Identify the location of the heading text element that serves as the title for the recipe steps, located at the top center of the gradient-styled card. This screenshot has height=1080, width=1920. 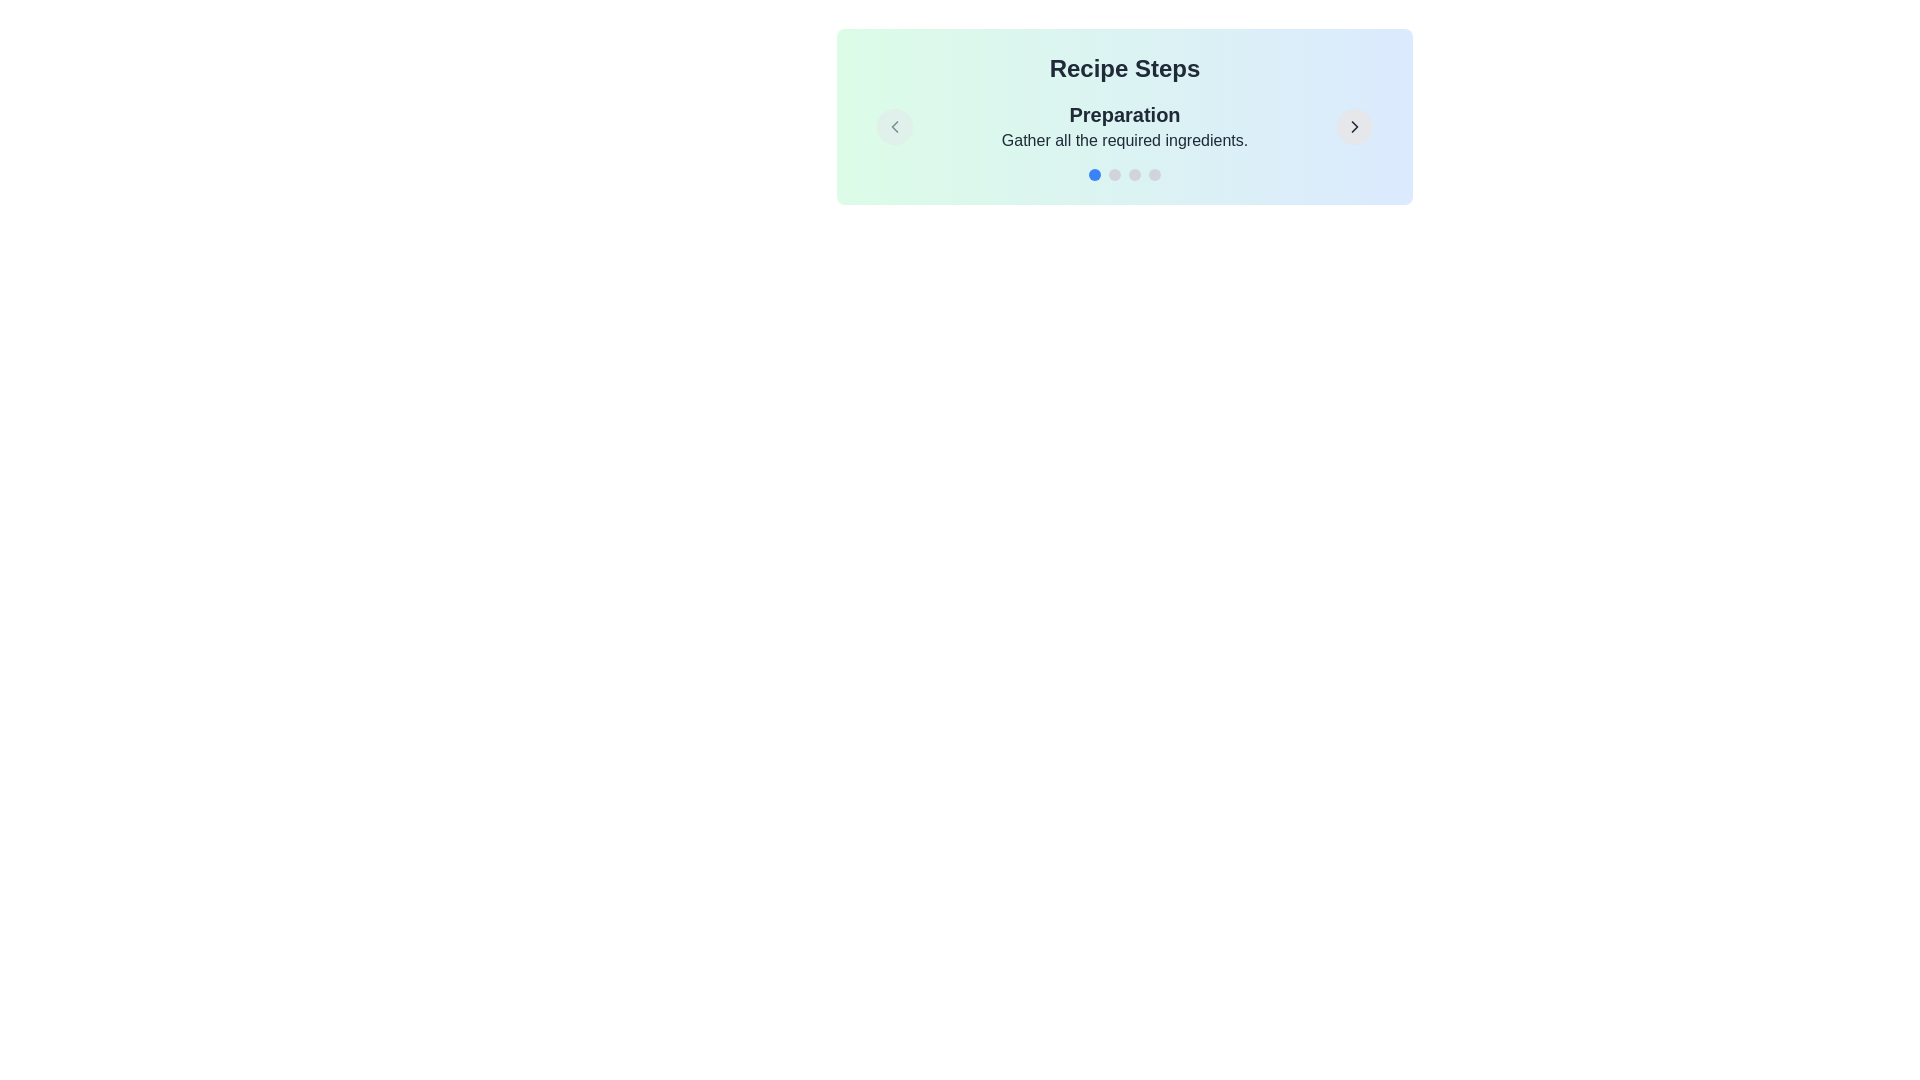
(1124, 68).